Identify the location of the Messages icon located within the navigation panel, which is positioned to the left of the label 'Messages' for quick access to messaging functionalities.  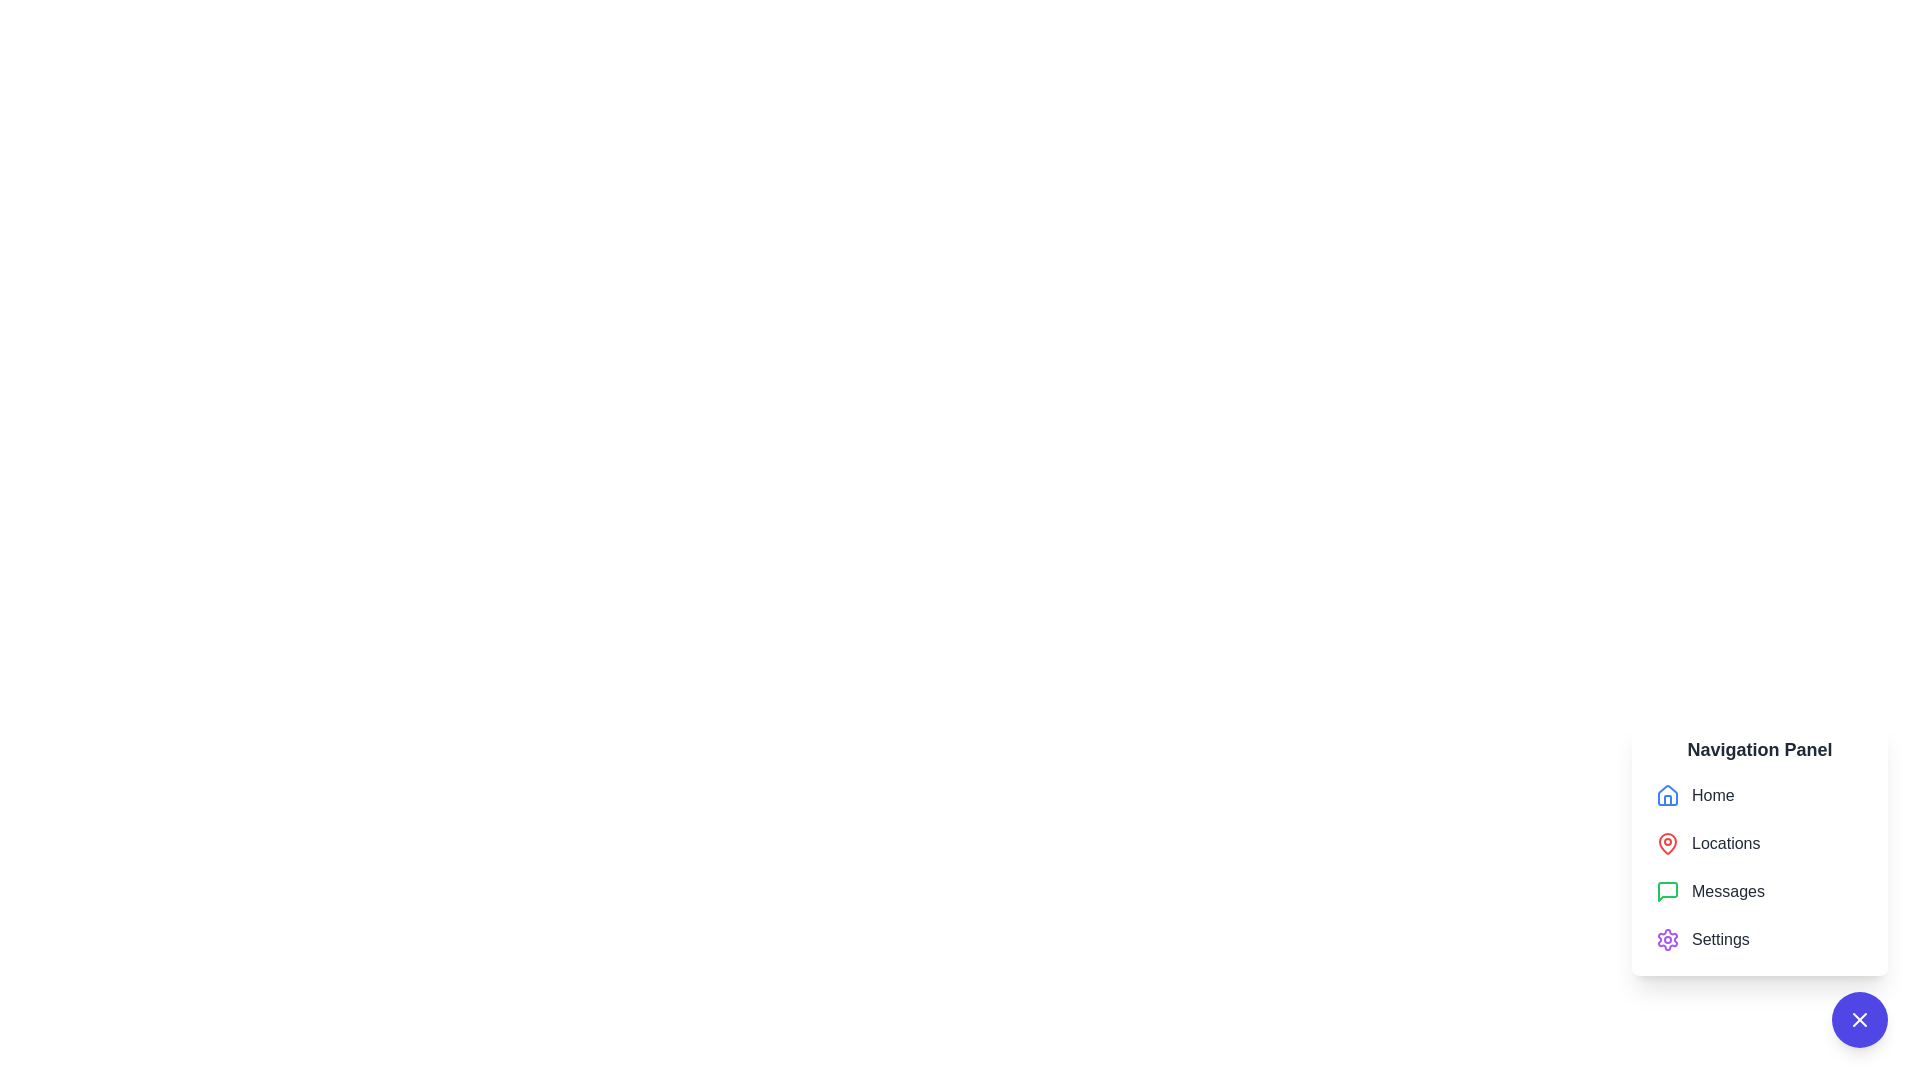
(1668, 890).